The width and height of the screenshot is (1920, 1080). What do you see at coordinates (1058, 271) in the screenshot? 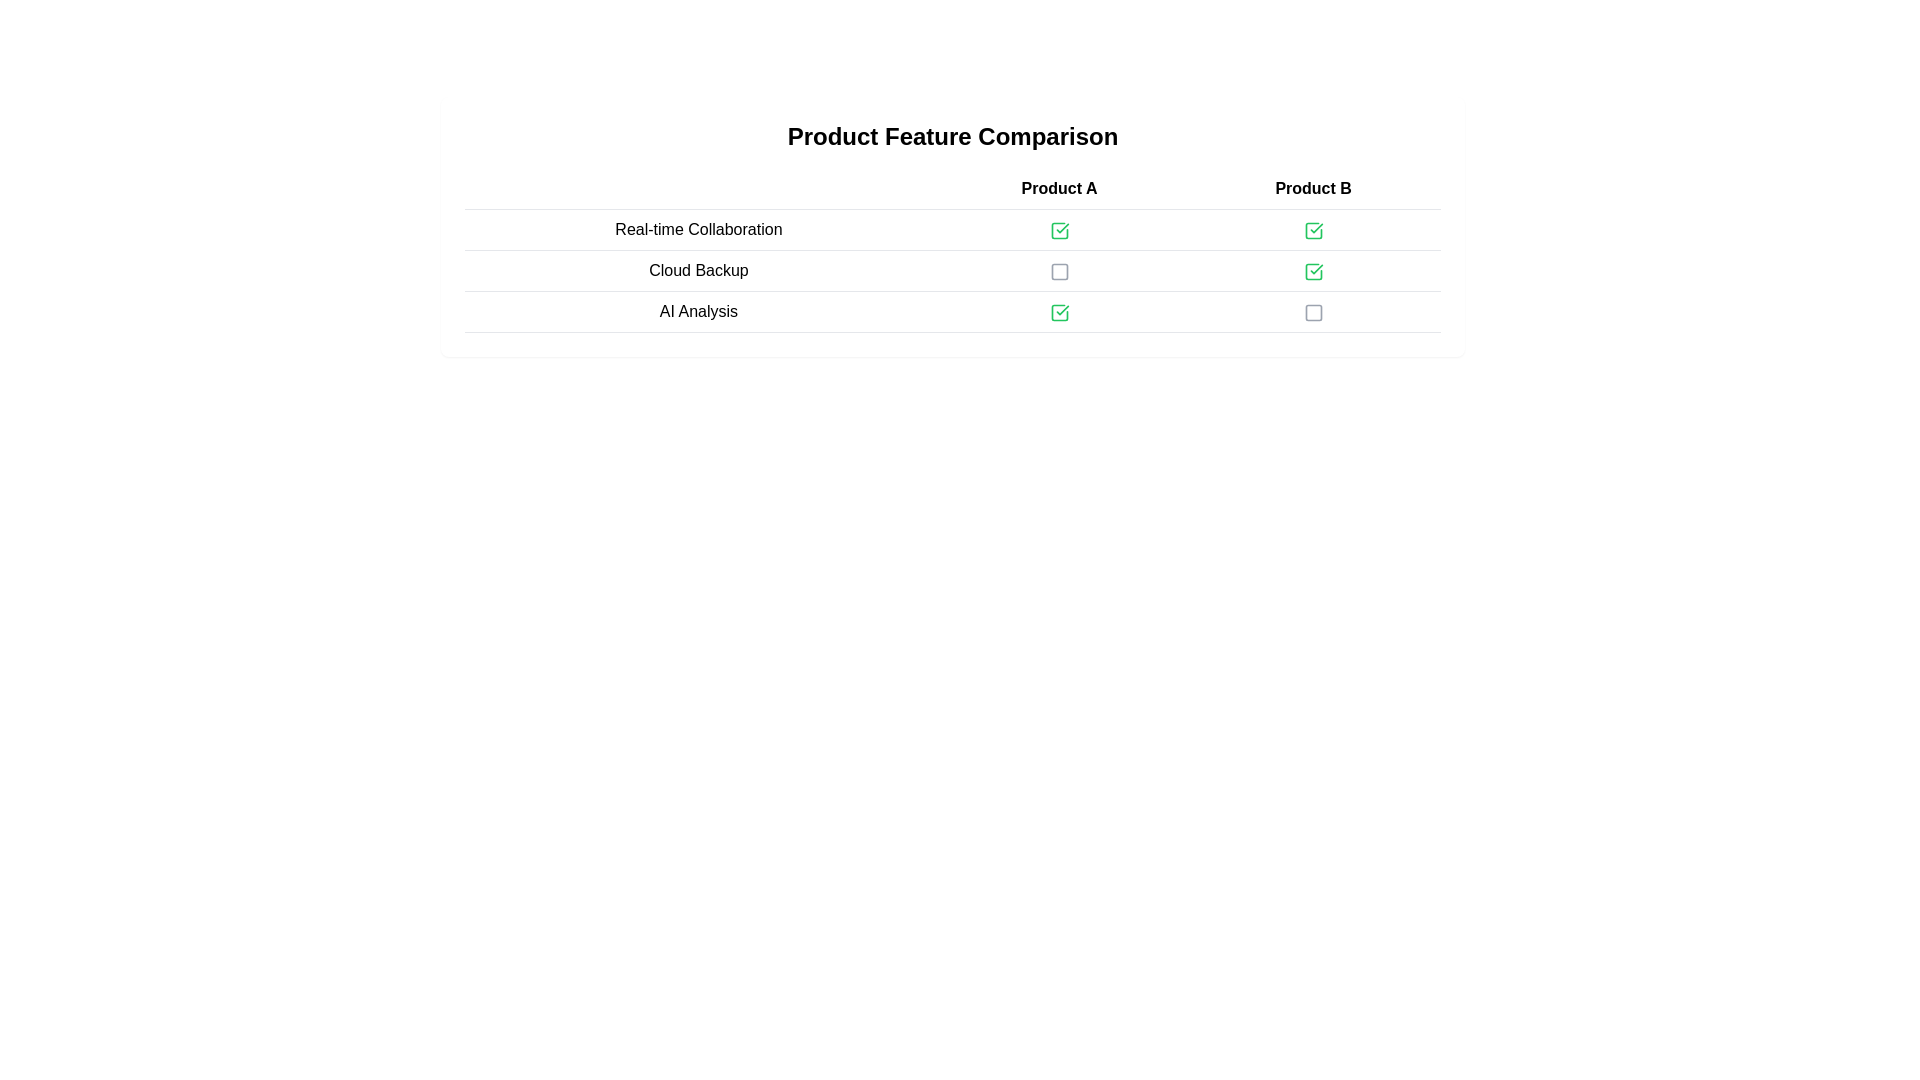
I see `the small square icon with rounded corners in the comparison table under the 'Product A' column, aligned with the 'Cloud Backup' label` at bounding box center [1058, 271].